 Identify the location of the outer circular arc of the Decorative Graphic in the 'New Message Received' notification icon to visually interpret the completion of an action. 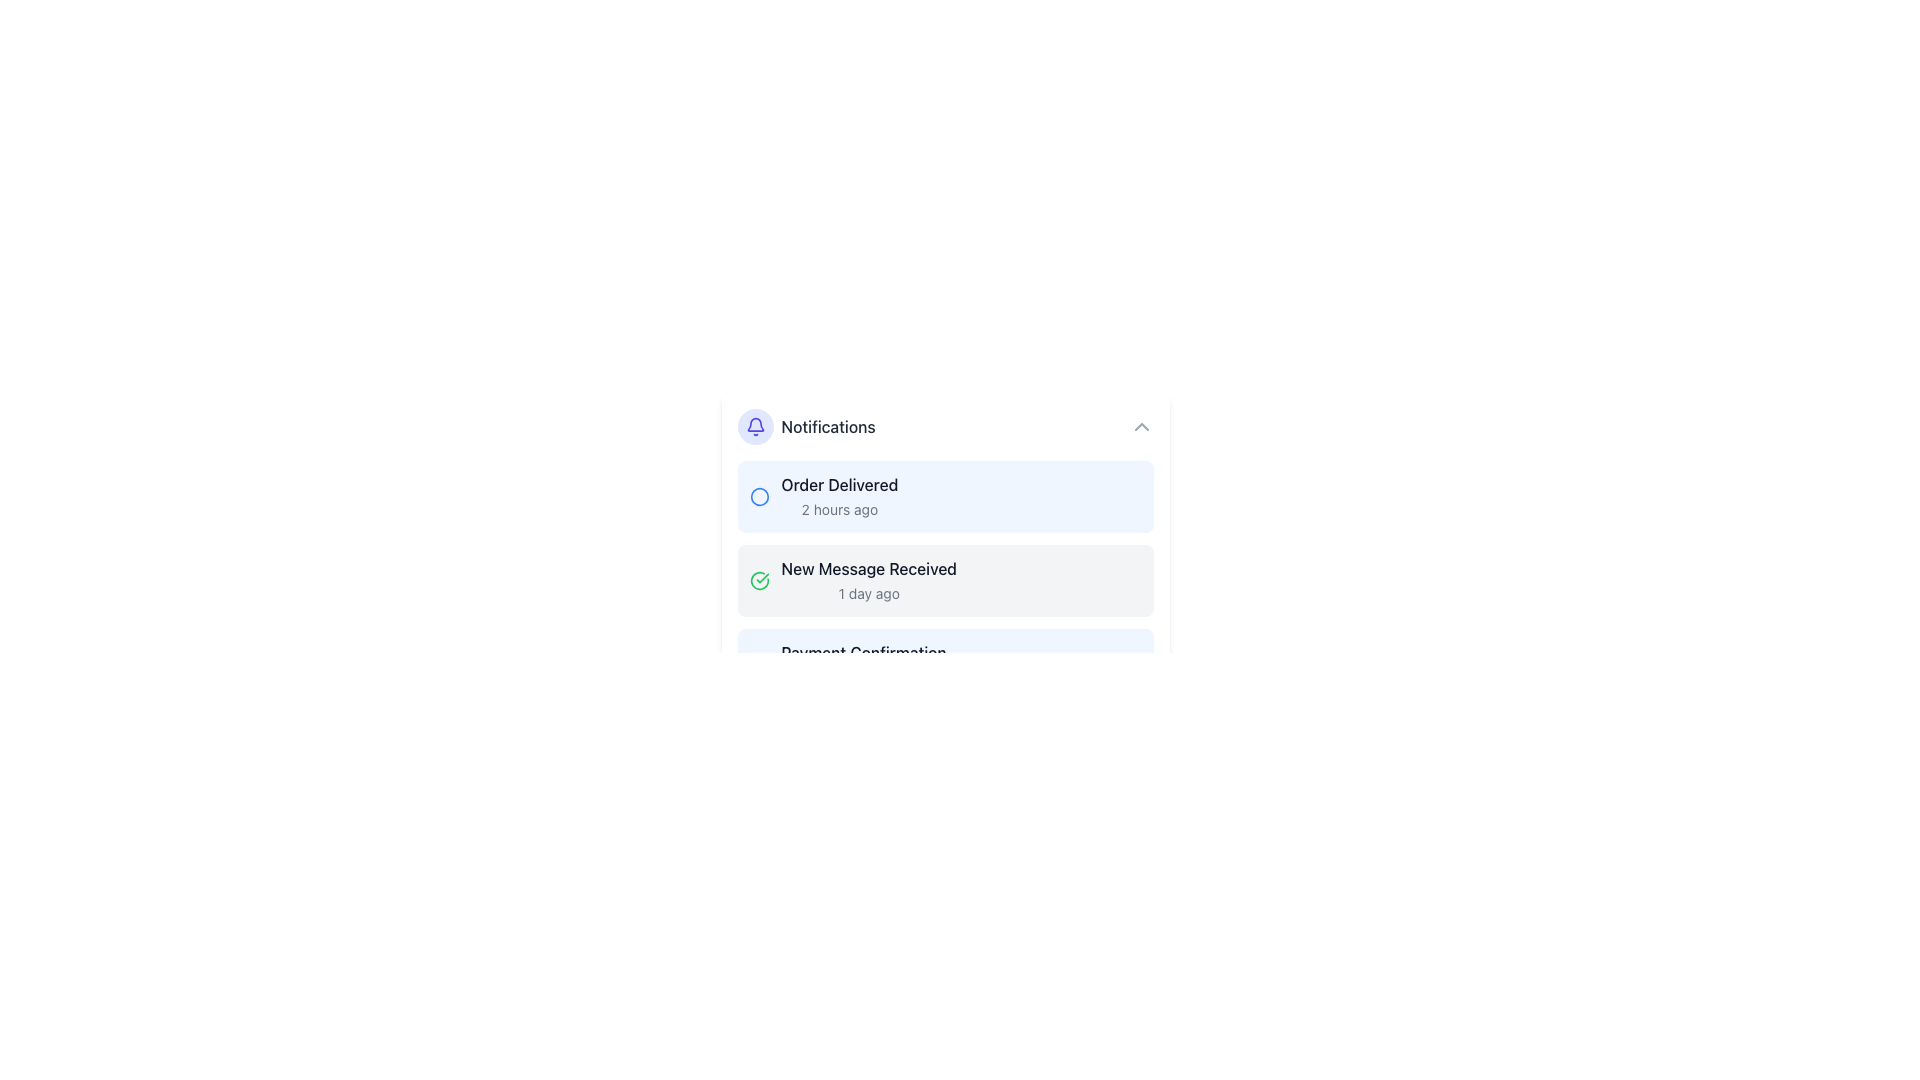
(758, 581).